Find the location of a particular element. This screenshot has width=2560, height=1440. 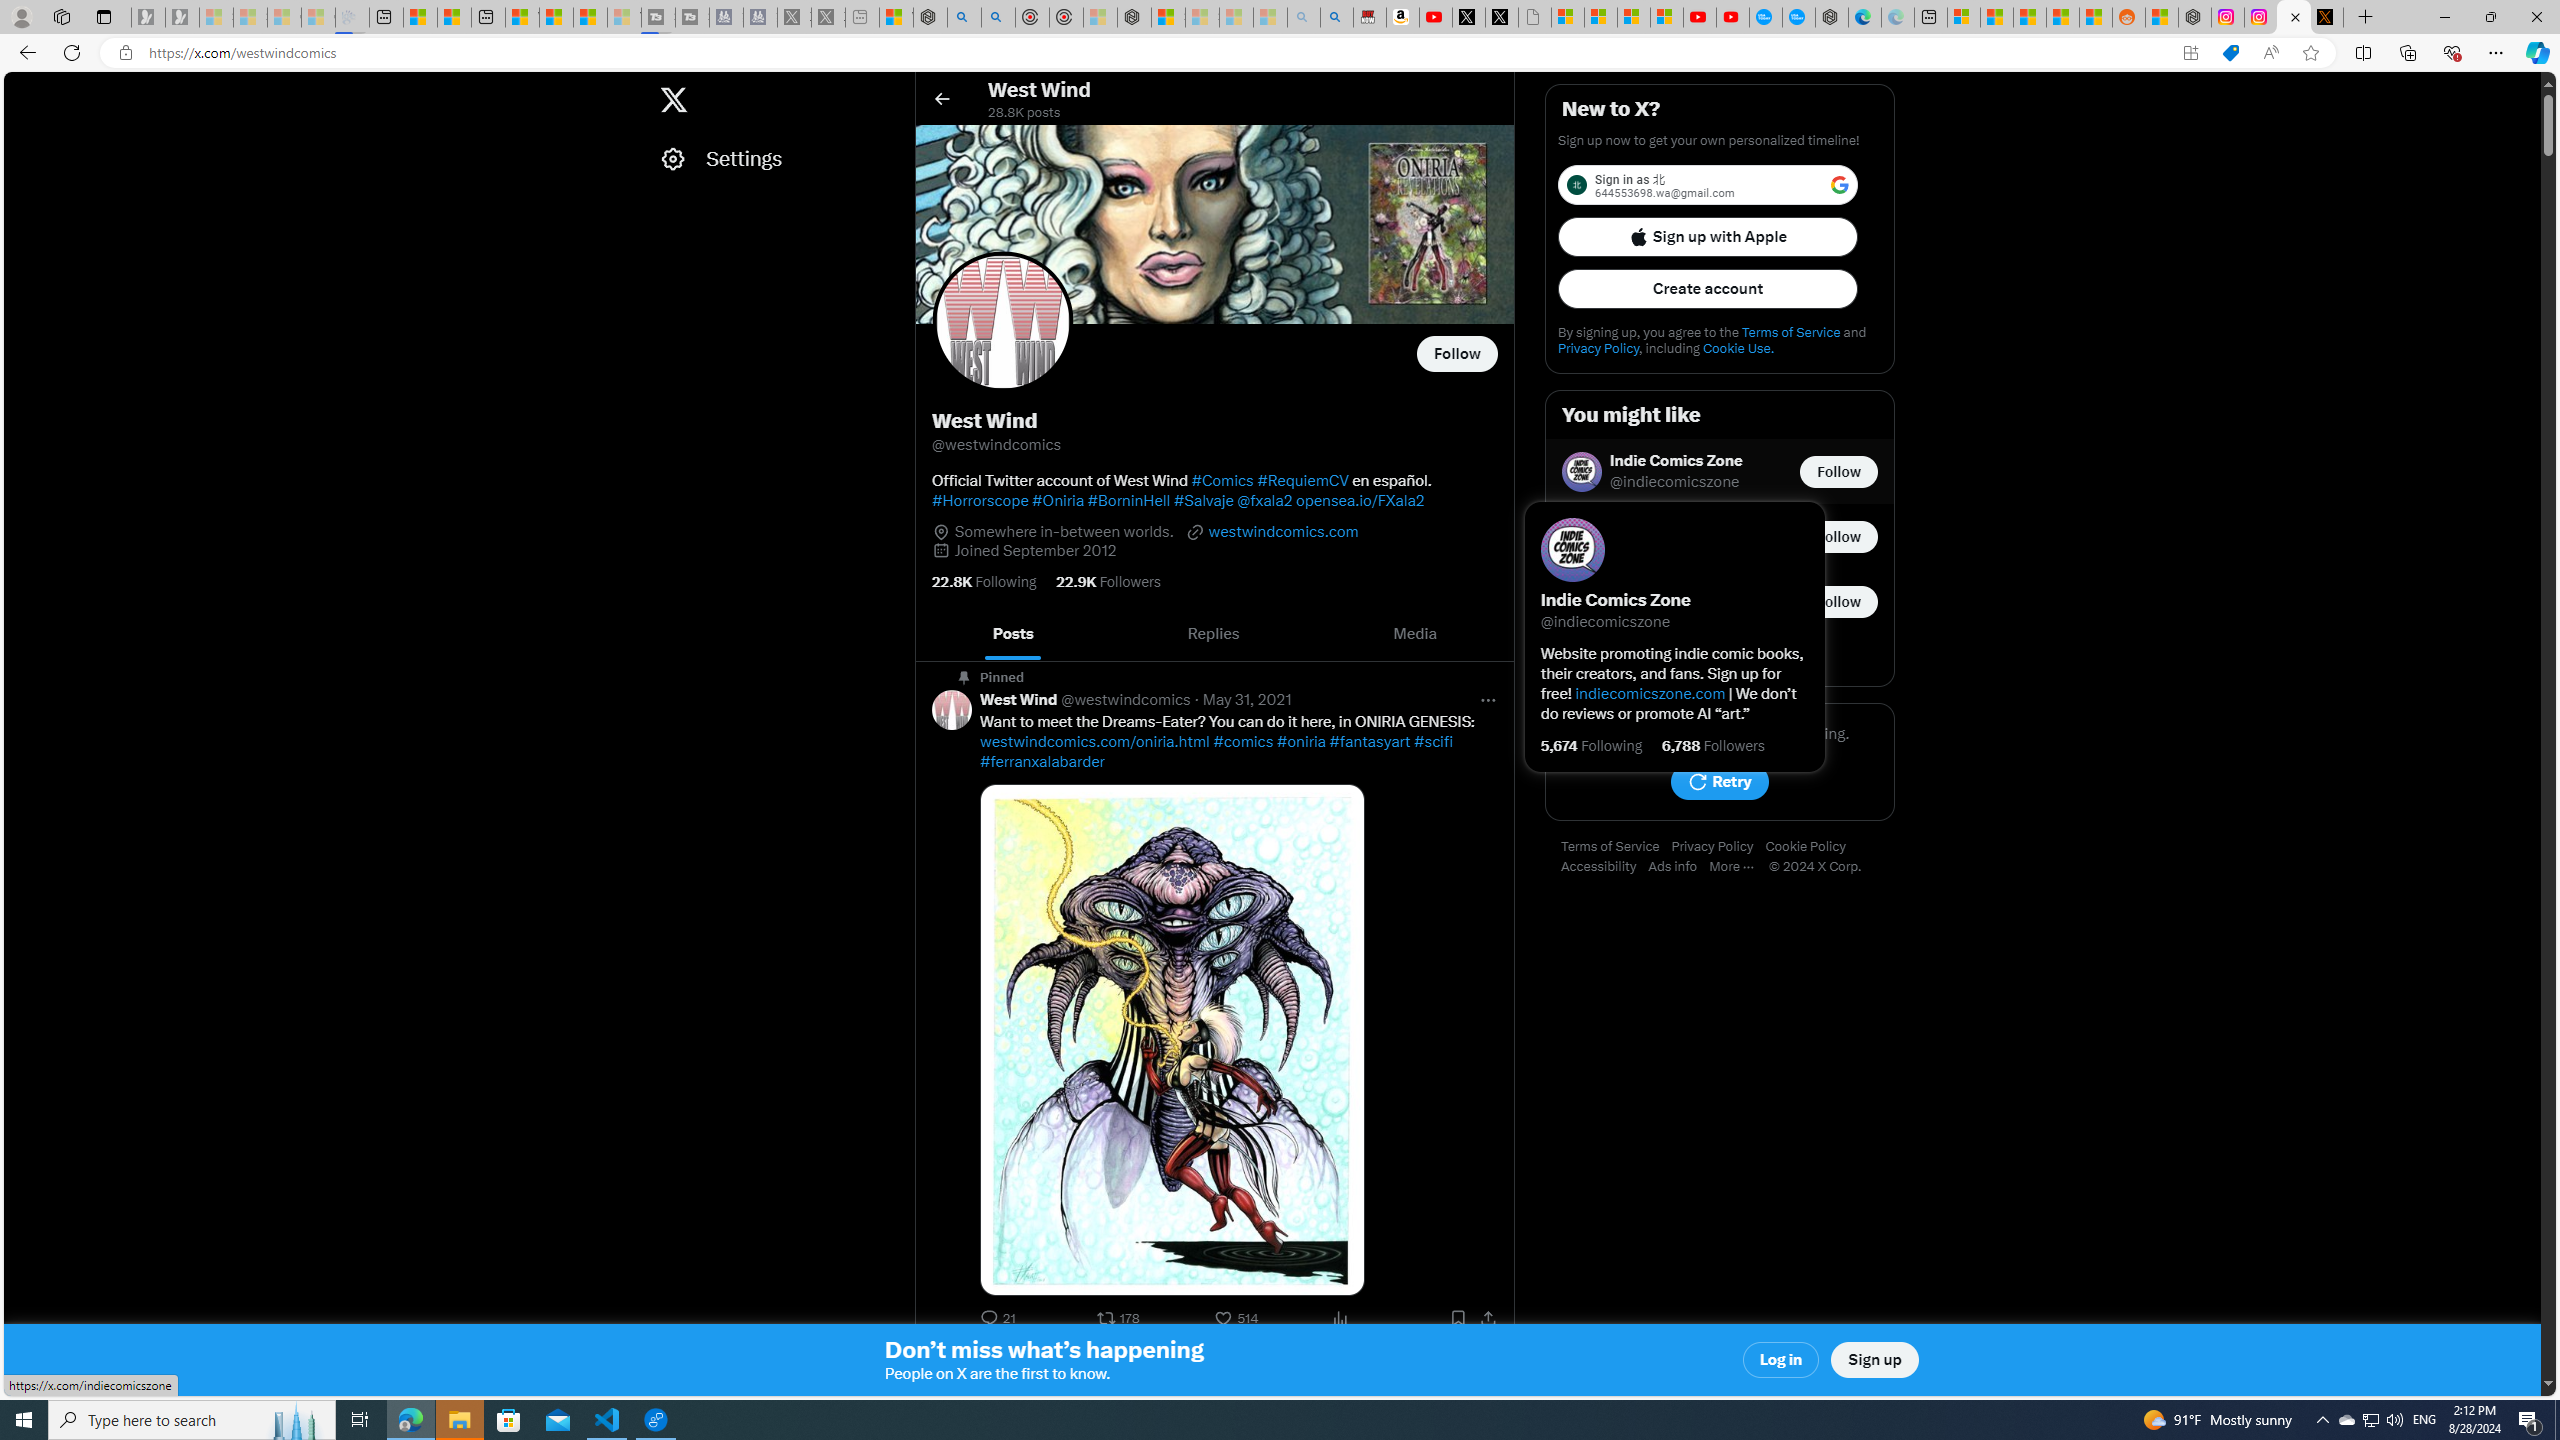

'Skip to trending' is located at coordinates (23, 89).